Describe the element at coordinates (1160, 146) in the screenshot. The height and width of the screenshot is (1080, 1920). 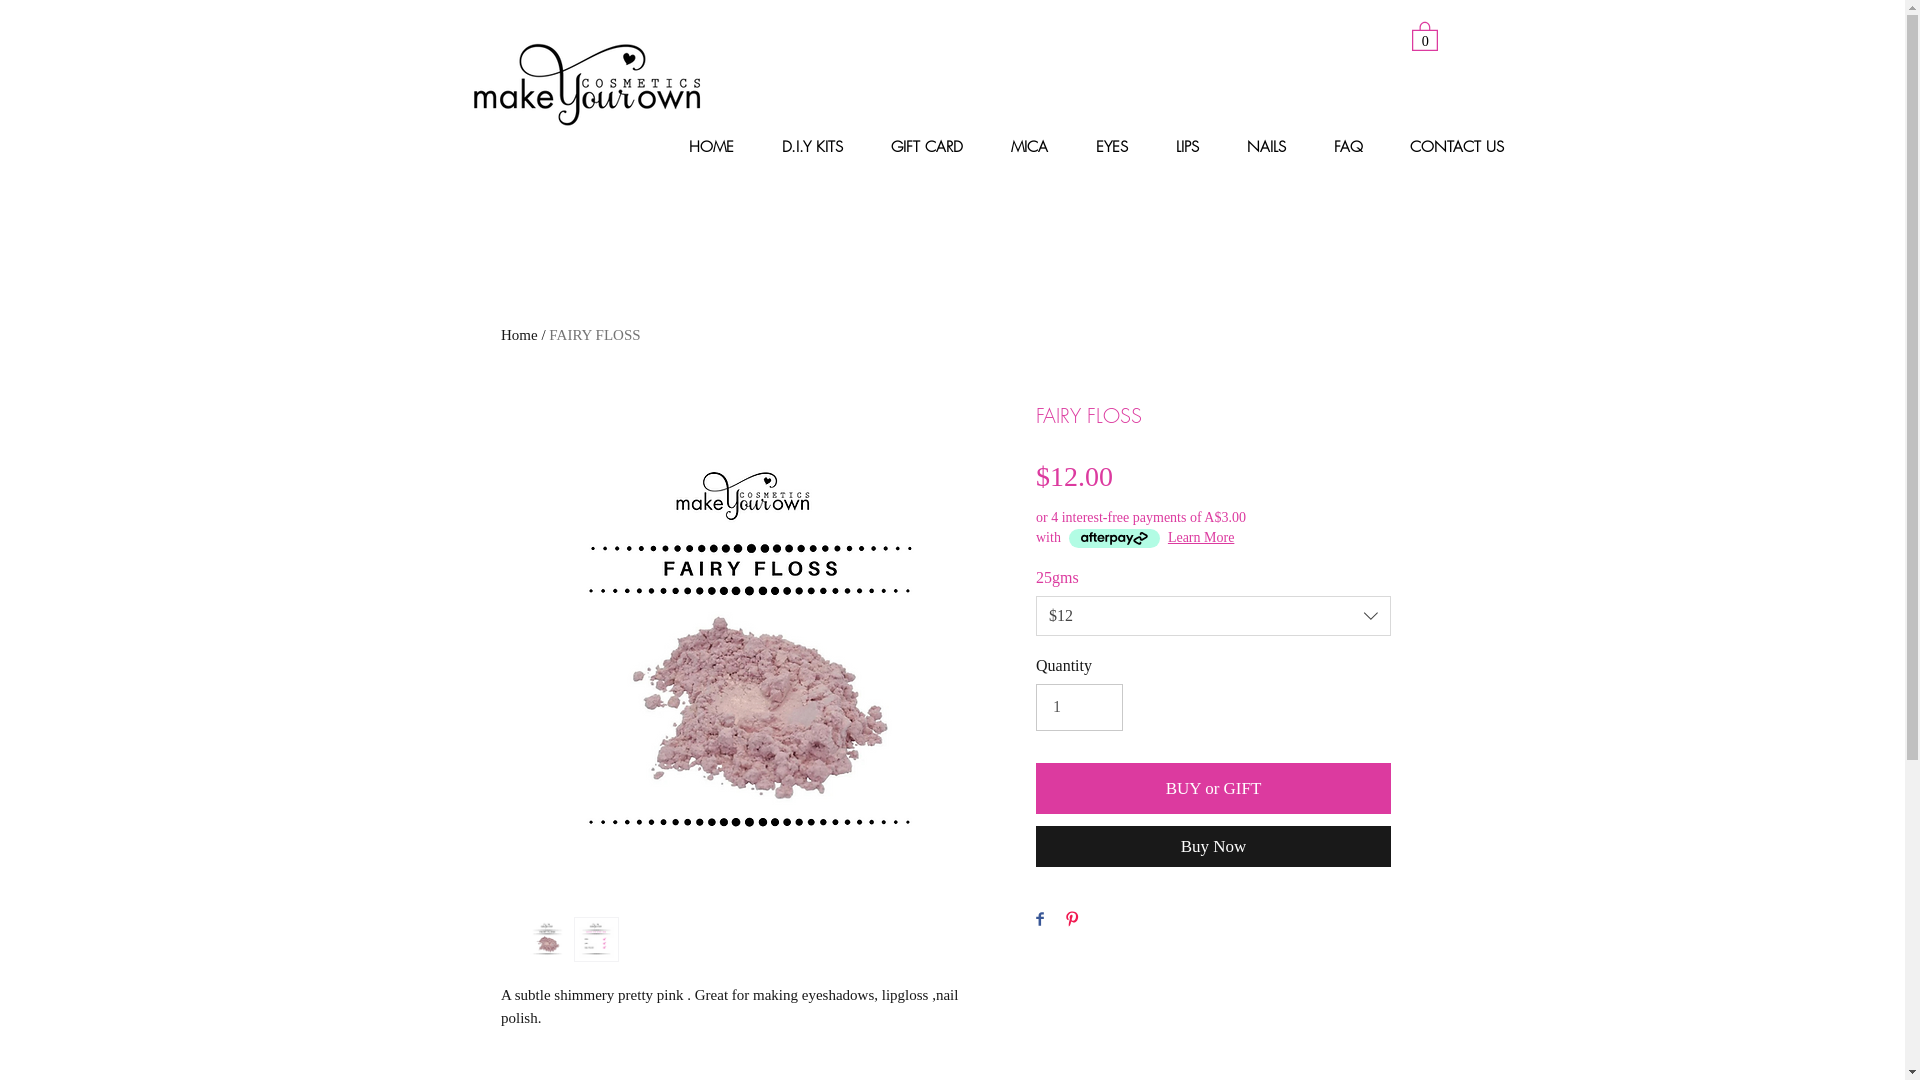
I see `'LIPS'` at that location.